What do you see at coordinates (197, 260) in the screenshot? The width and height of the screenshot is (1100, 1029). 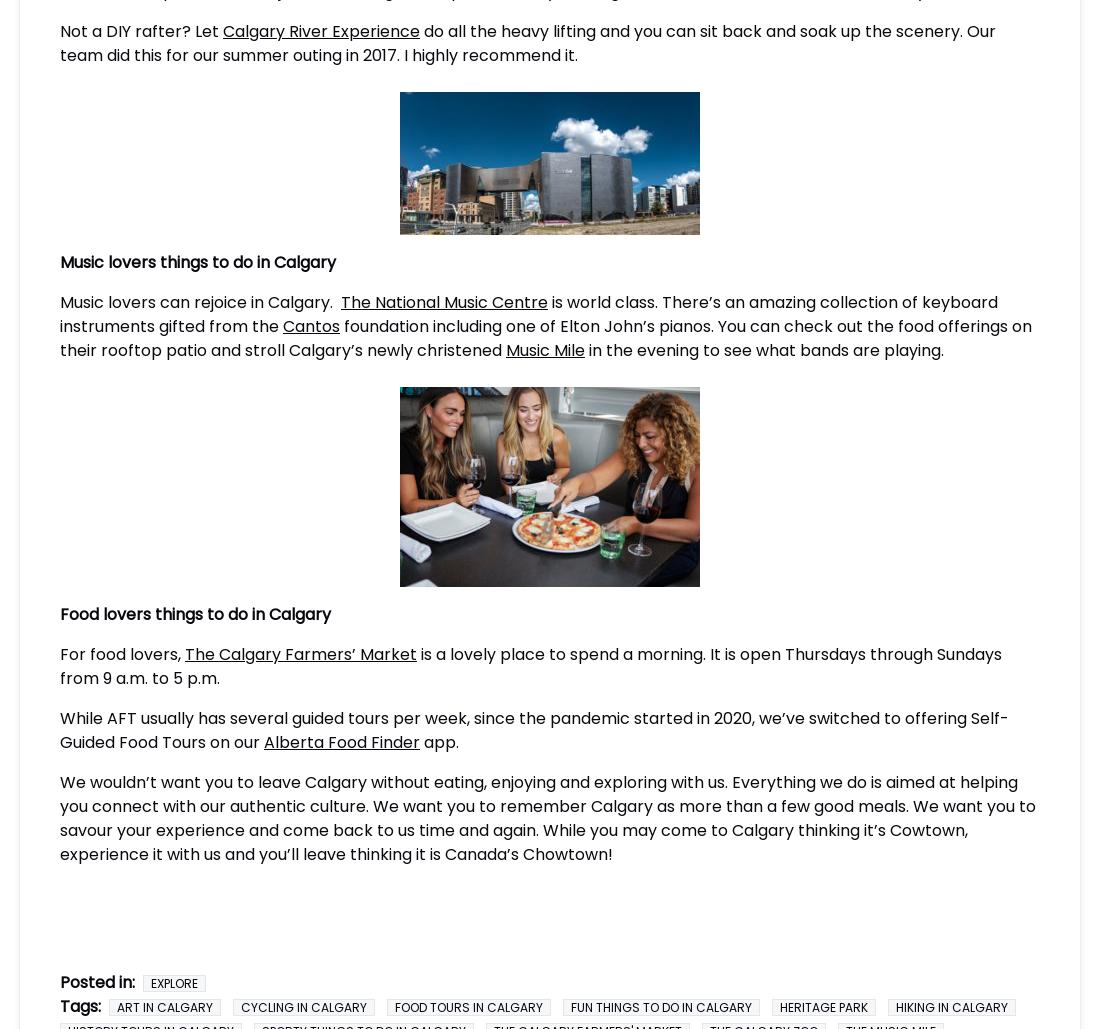 I see `'Music lovers things to do in Calgary'` at bounding box center [197, 260].